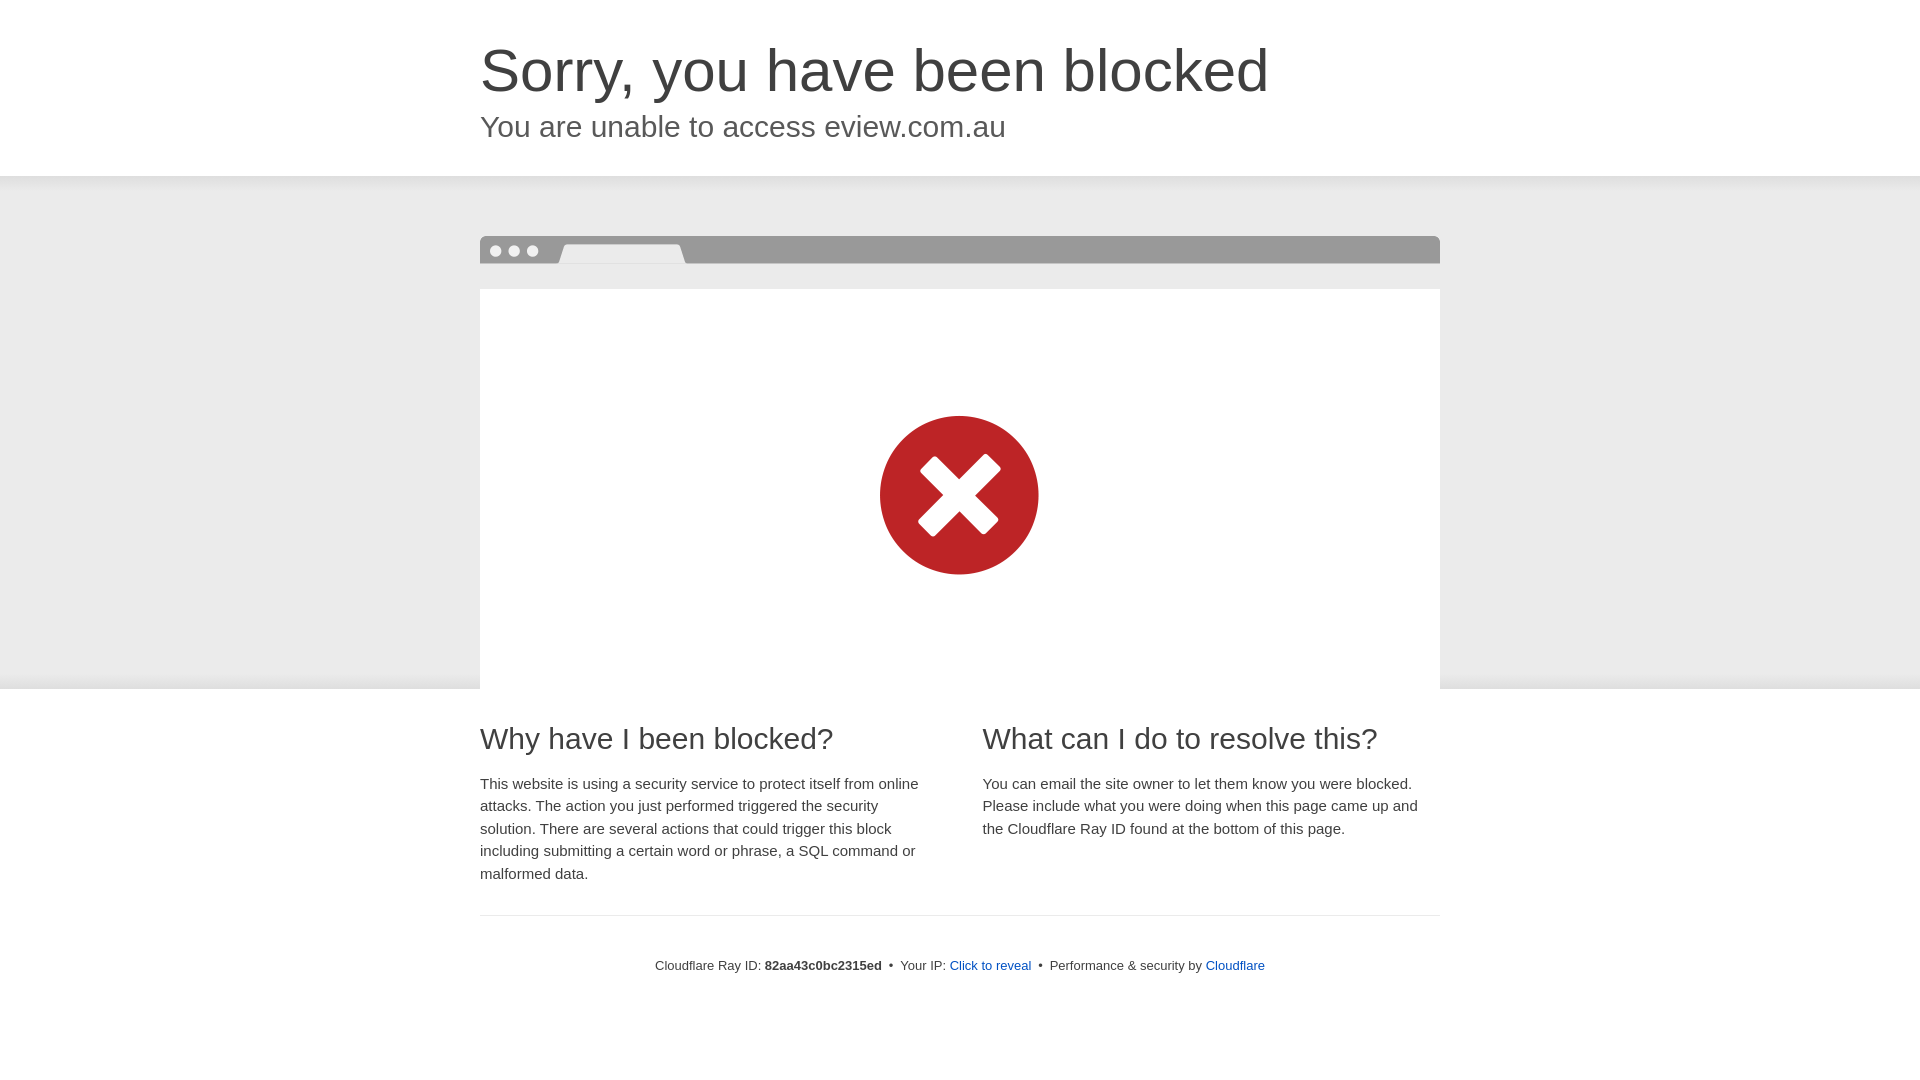 Image resolution: width=1920 pixels, height=1080 pixels. Describe the element at coordinates (1234, 964) in the screenshot. I see `'Cloudflare'` at that location.